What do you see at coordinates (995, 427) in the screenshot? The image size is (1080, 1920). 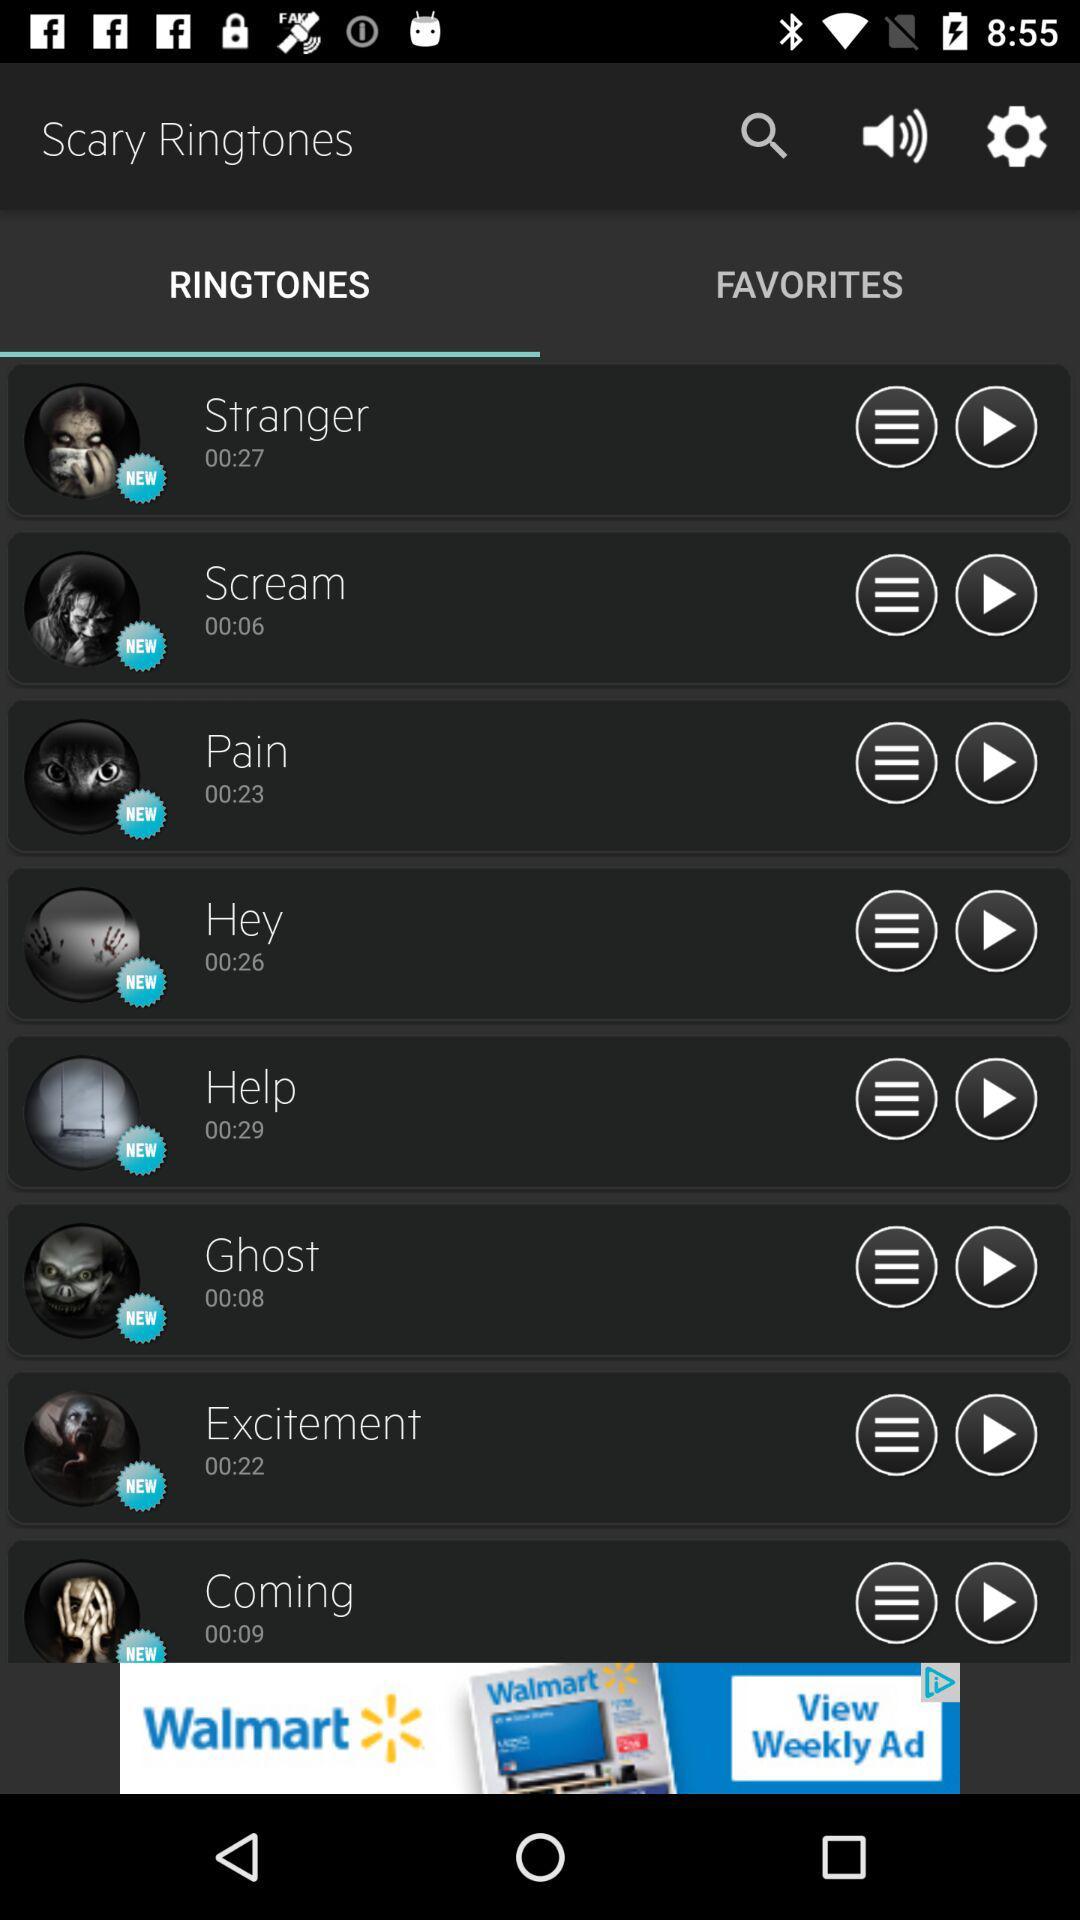 I see `play` at bounding box center [995, 427].